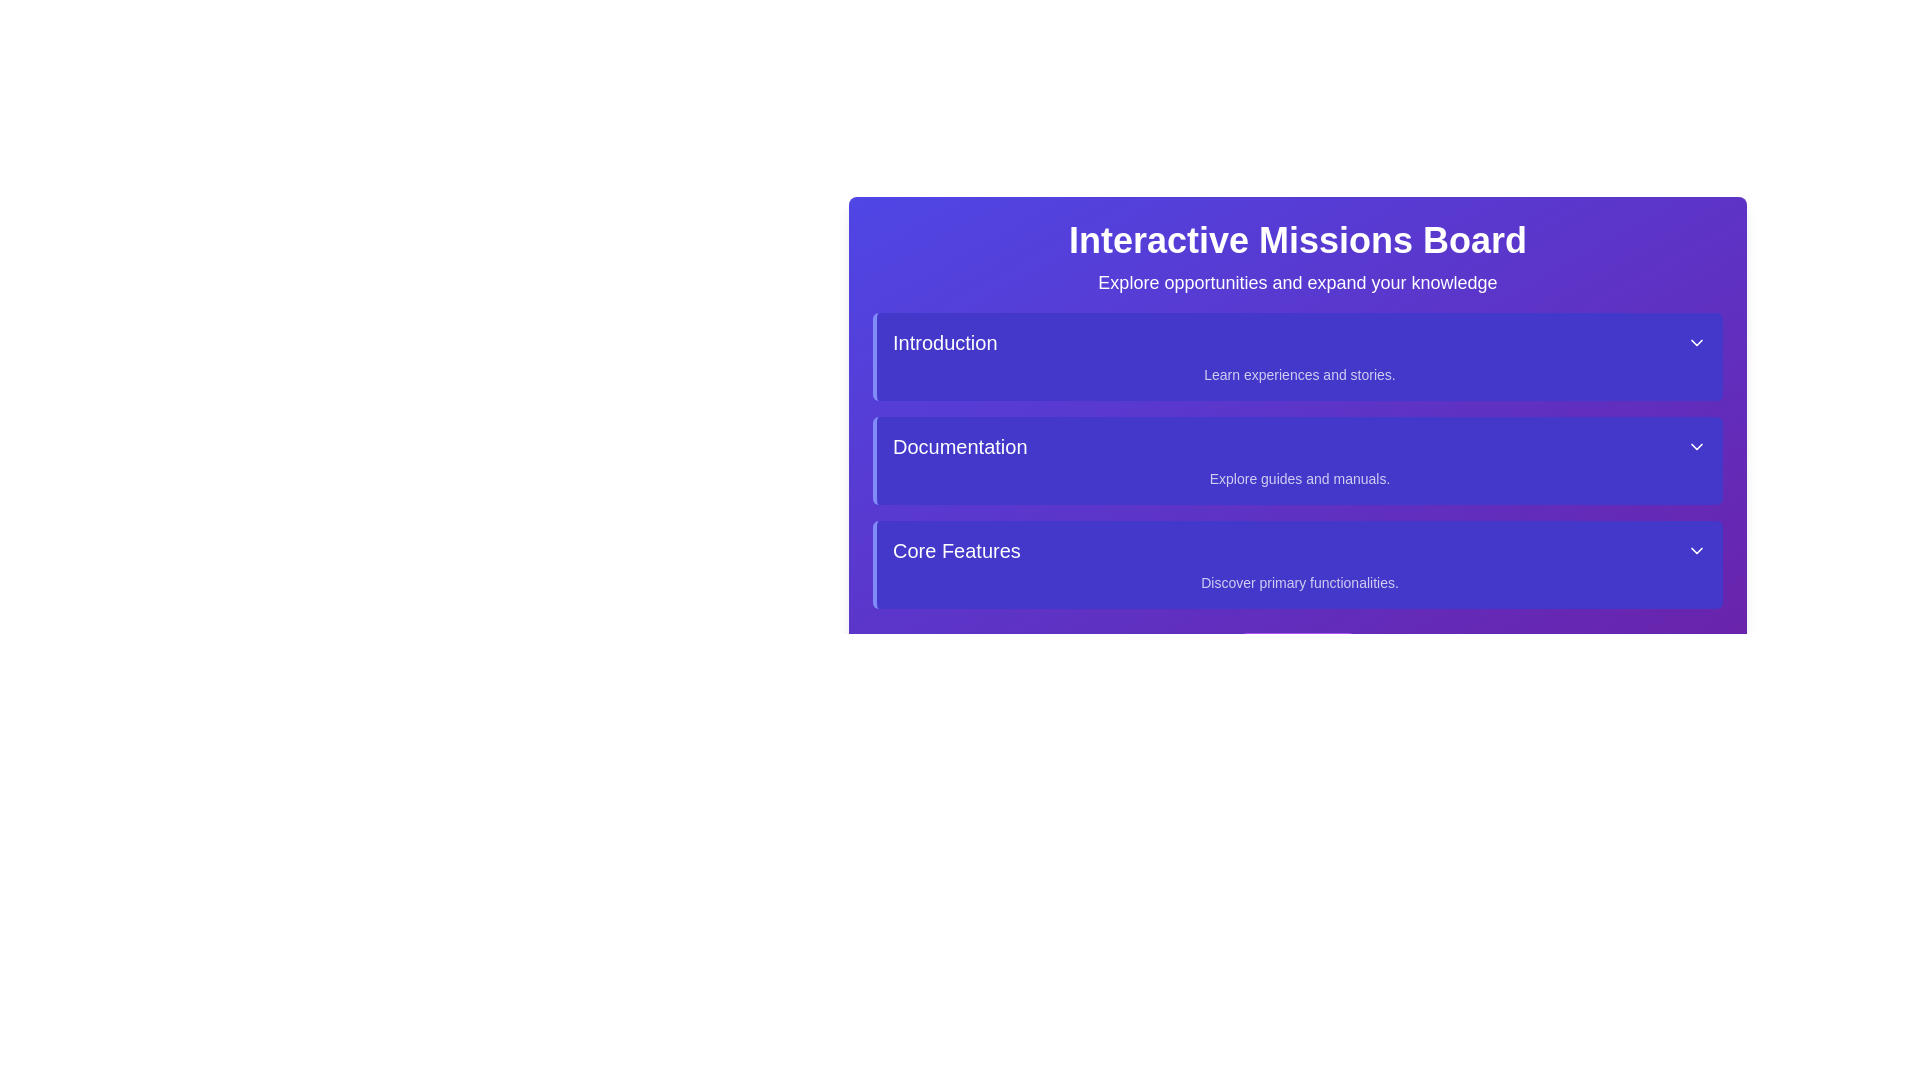  What do you see at coordinates (955, 551) in the screenshot?
I see `the 'Core Features' text label, which serves as a heading in the 'Interactive Missions Board' section, located above the description text and before the chevron icon` at bounding box center [955, 551].